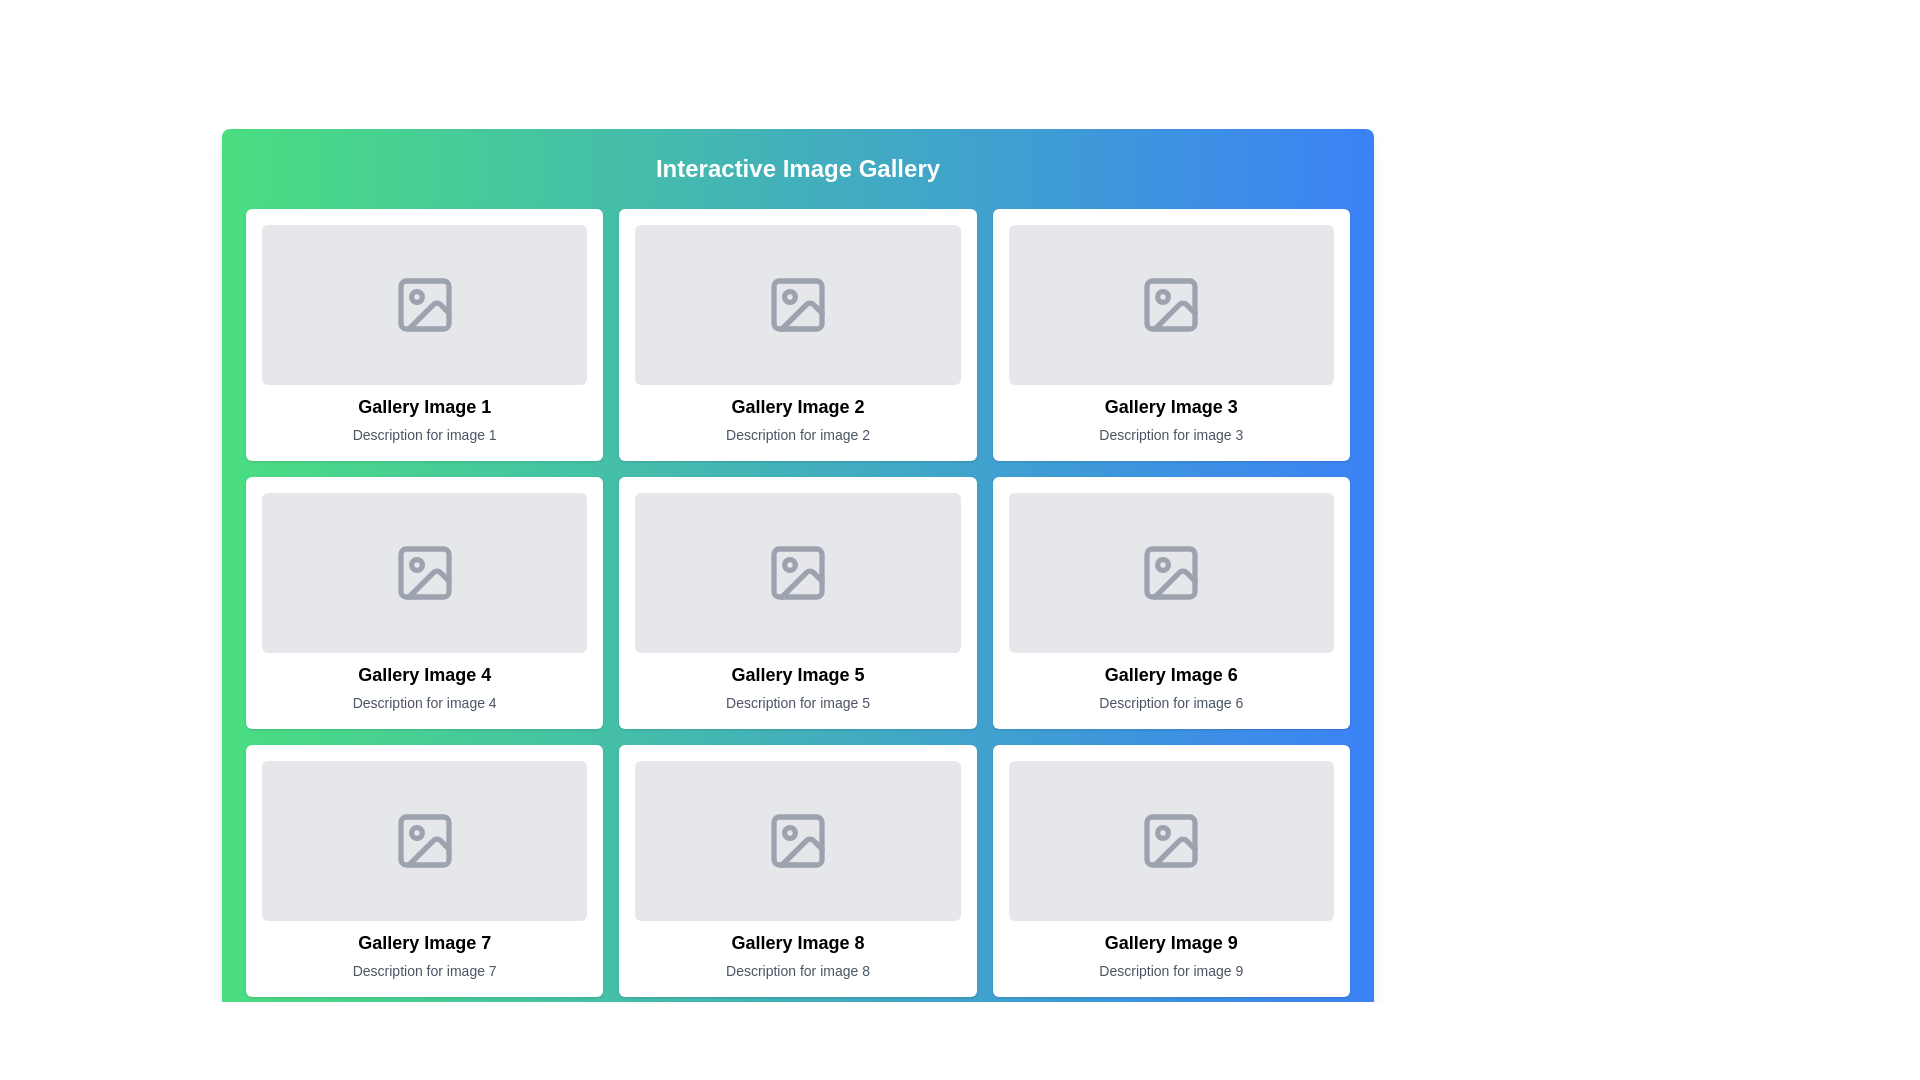  Describe the element at coordinates (1171, 701) in the screenshot. I see `the small gray text label located below the title 'Gallery Image 6' in the sixth cell of a 3x3 grid` at that location.